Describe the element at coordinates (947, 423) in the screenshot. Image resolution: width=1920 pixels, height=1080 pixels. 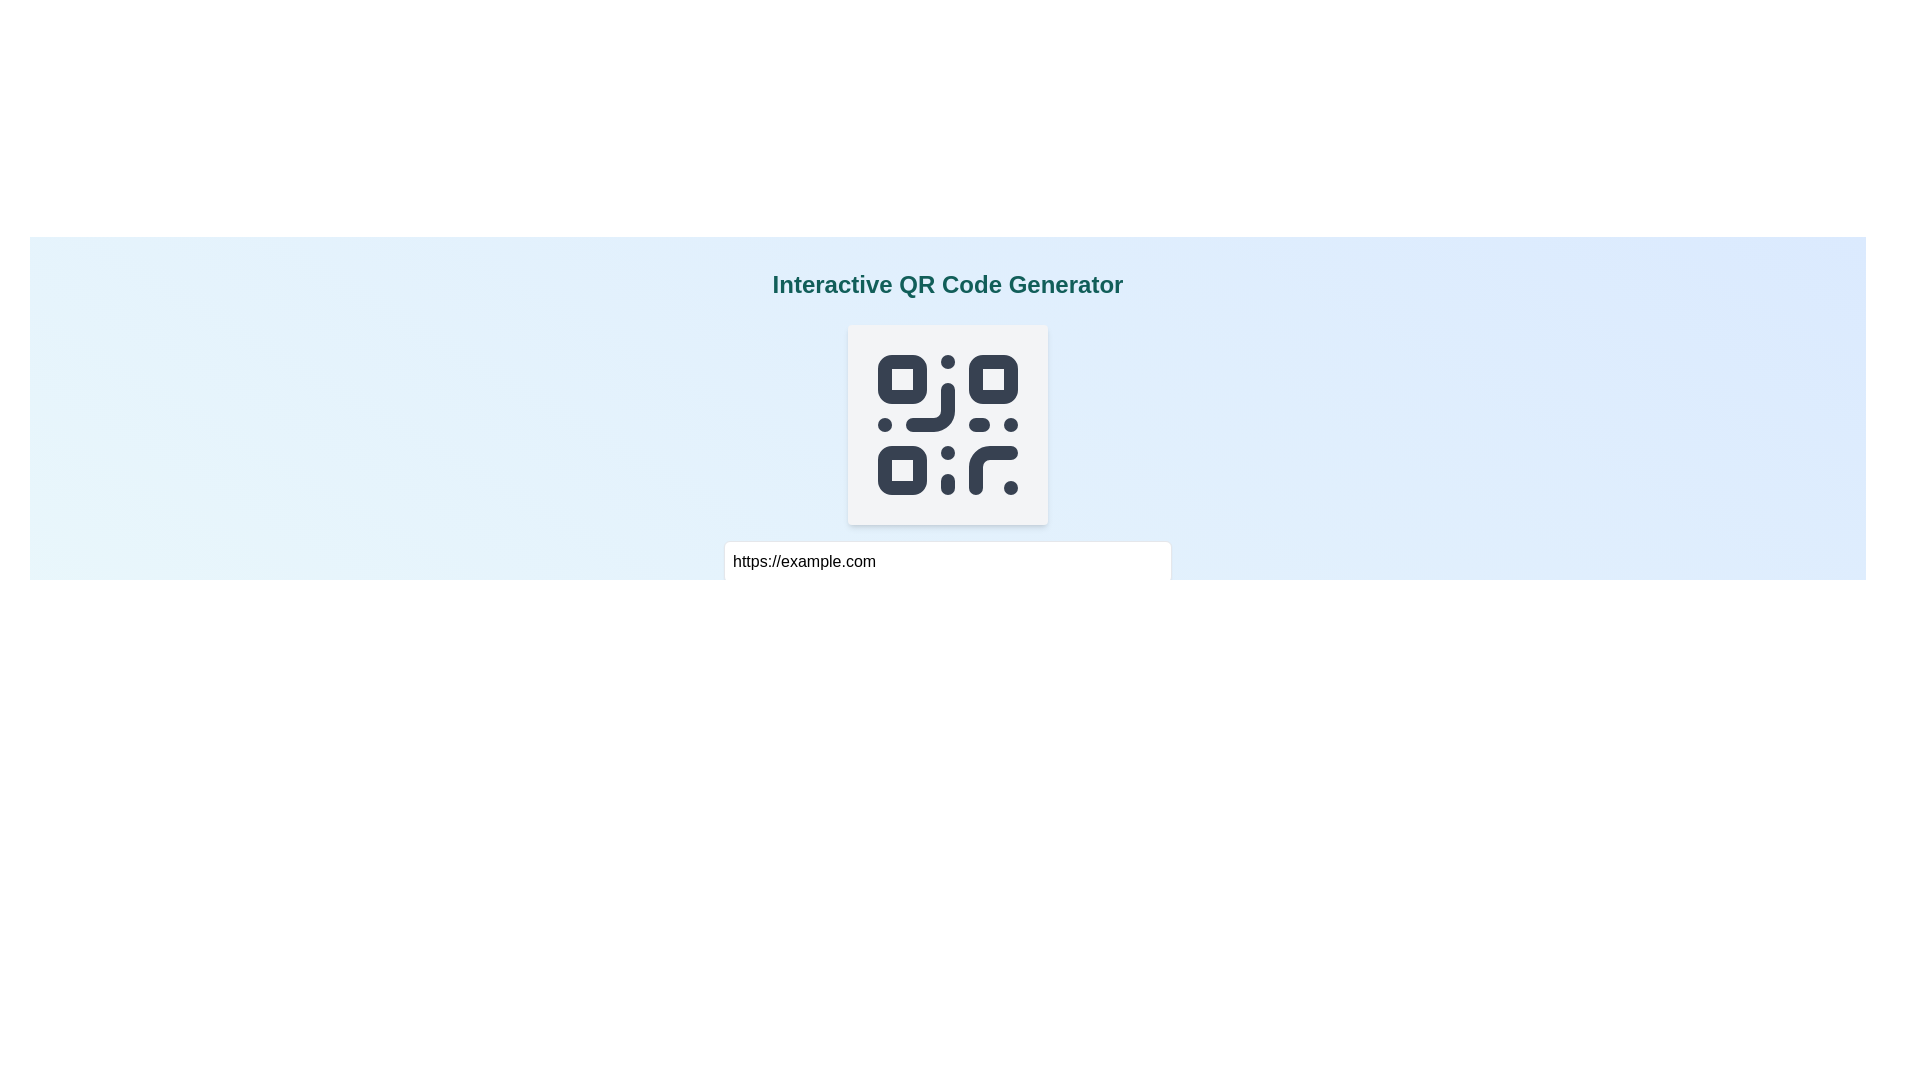
I see `the non-interactive visual element that displays a QR code, which is located beneath the header 'Interactive QR Code Generator'` at that location.